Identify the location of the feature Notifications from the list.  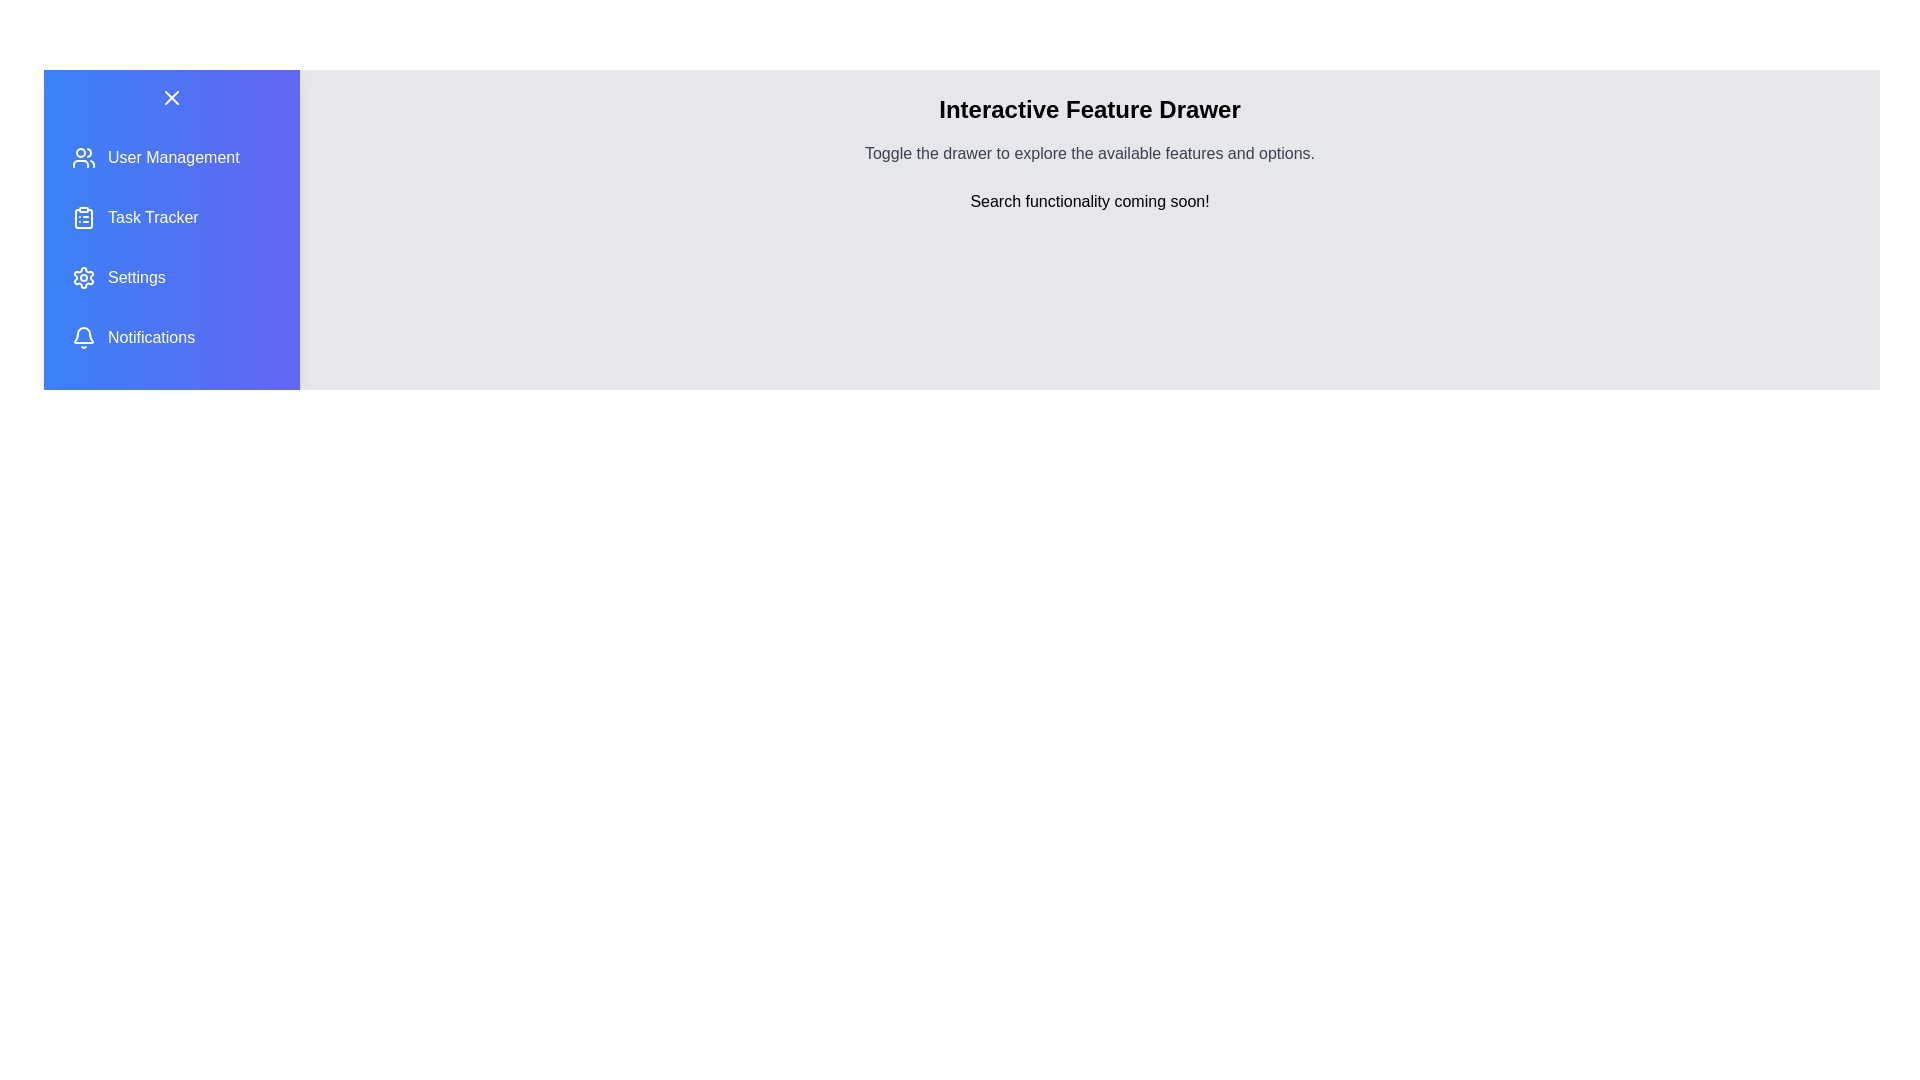
(172, 337).